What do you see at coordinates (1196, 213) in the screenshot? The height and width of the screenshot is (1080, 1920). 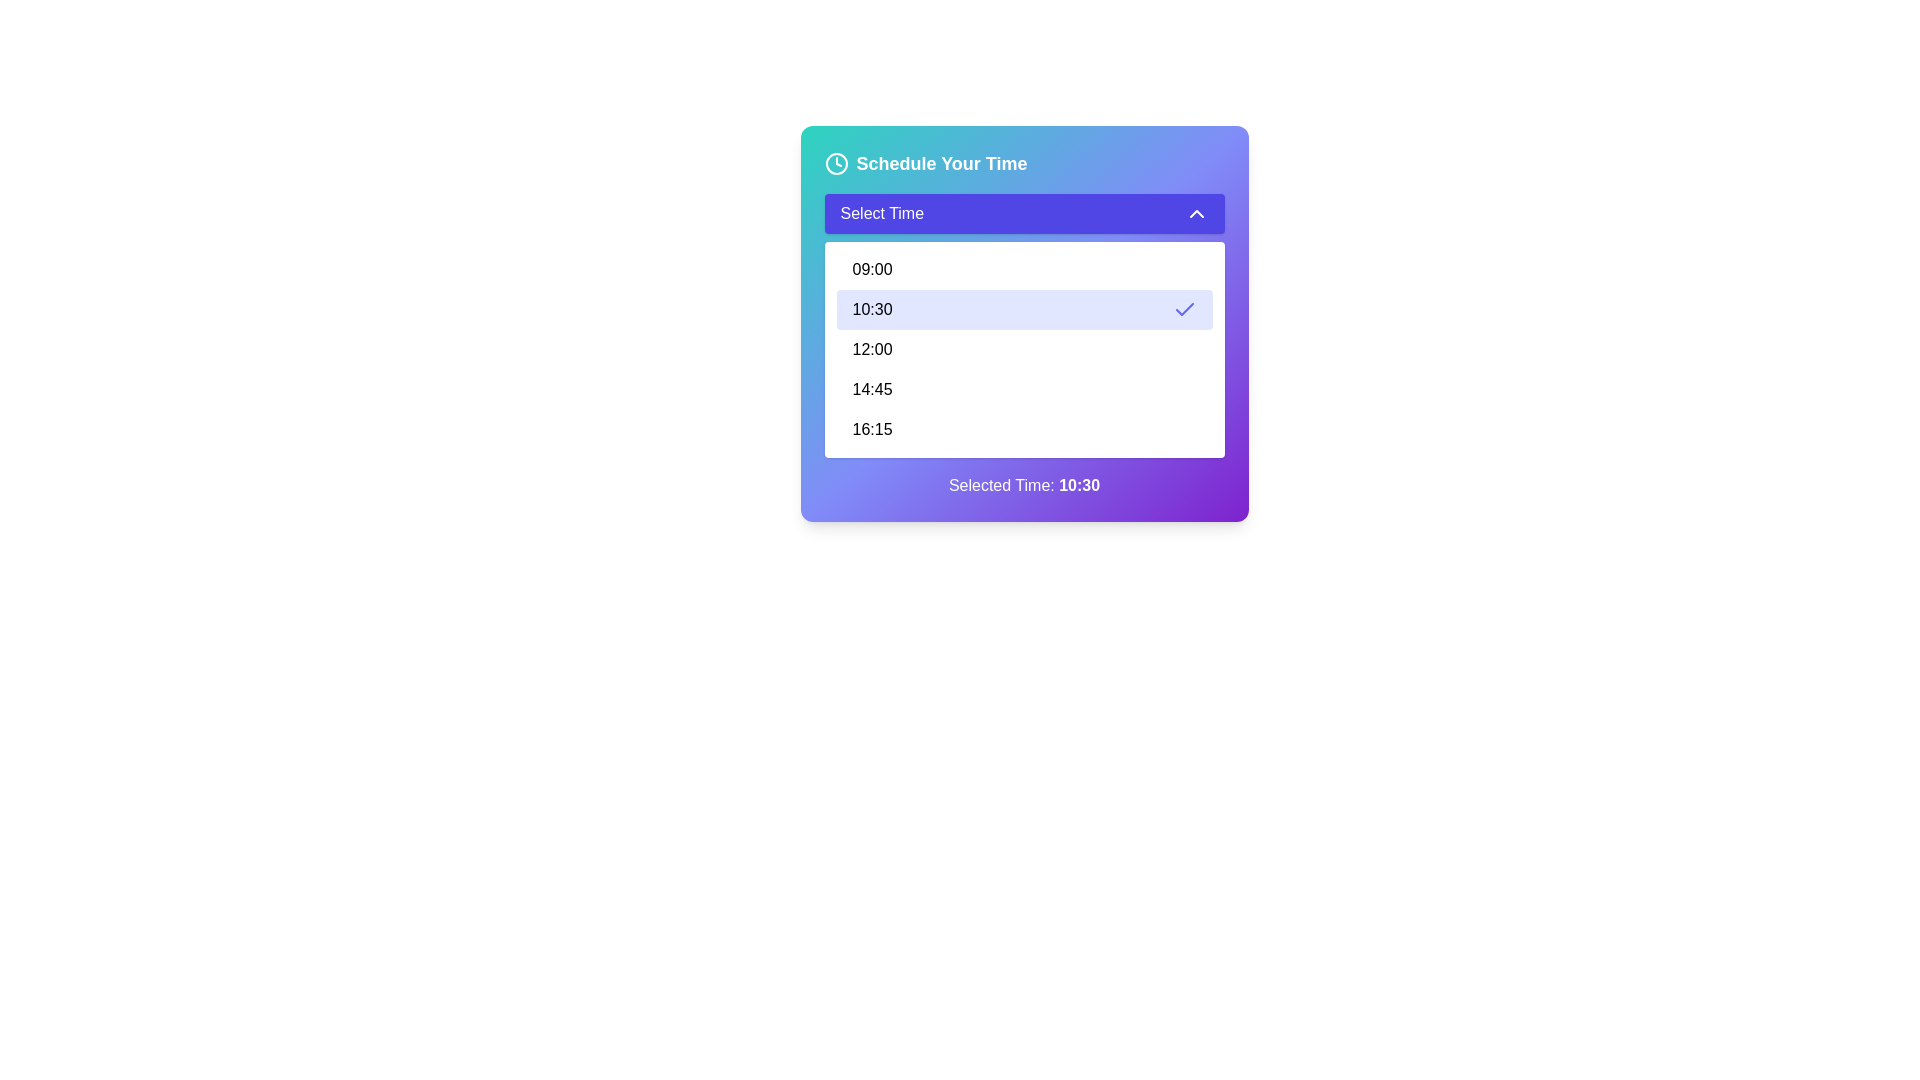 I see `the SVG chevron-up icon located at the top-right corner of the 'Select Time' button` at bounding box center [1196, 213].